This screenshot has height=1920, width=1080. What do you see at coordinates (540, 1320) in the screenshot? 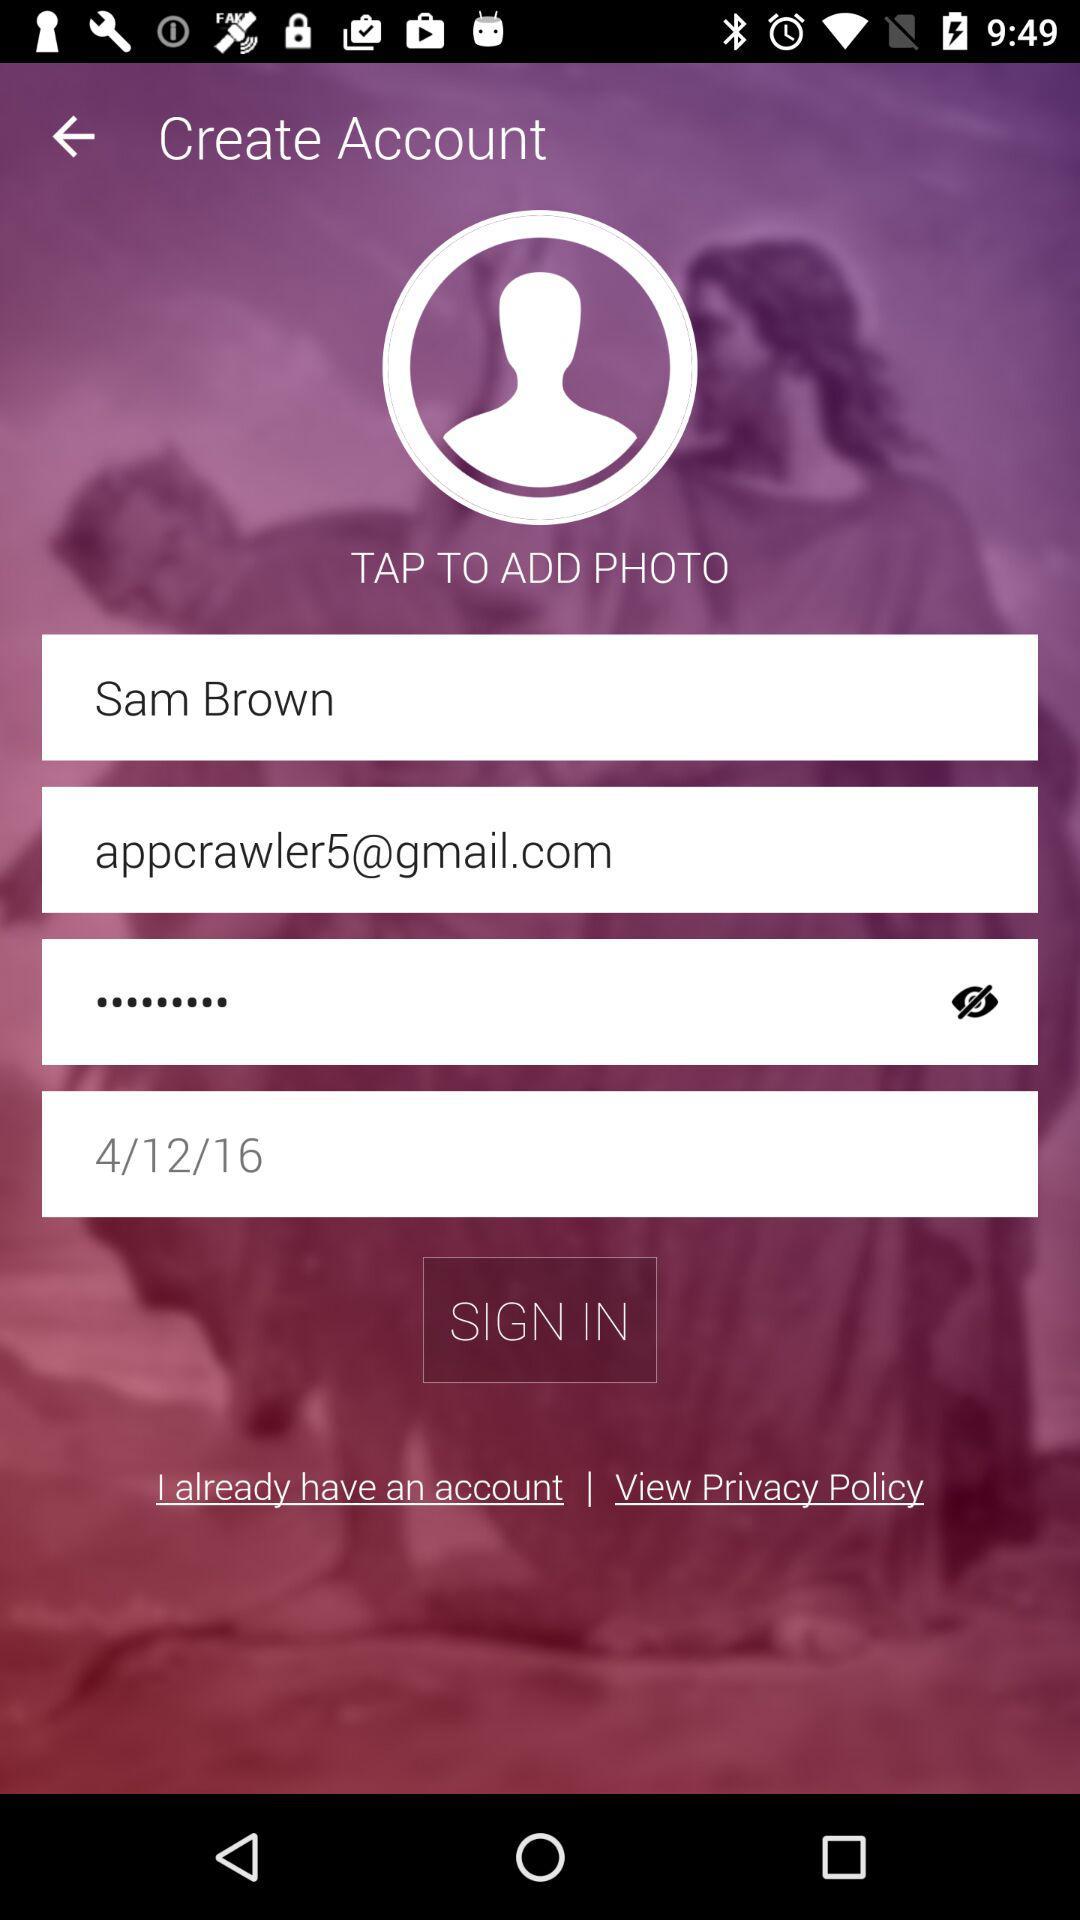
I see `the sign in icon` at bounding box center [540, 1320].